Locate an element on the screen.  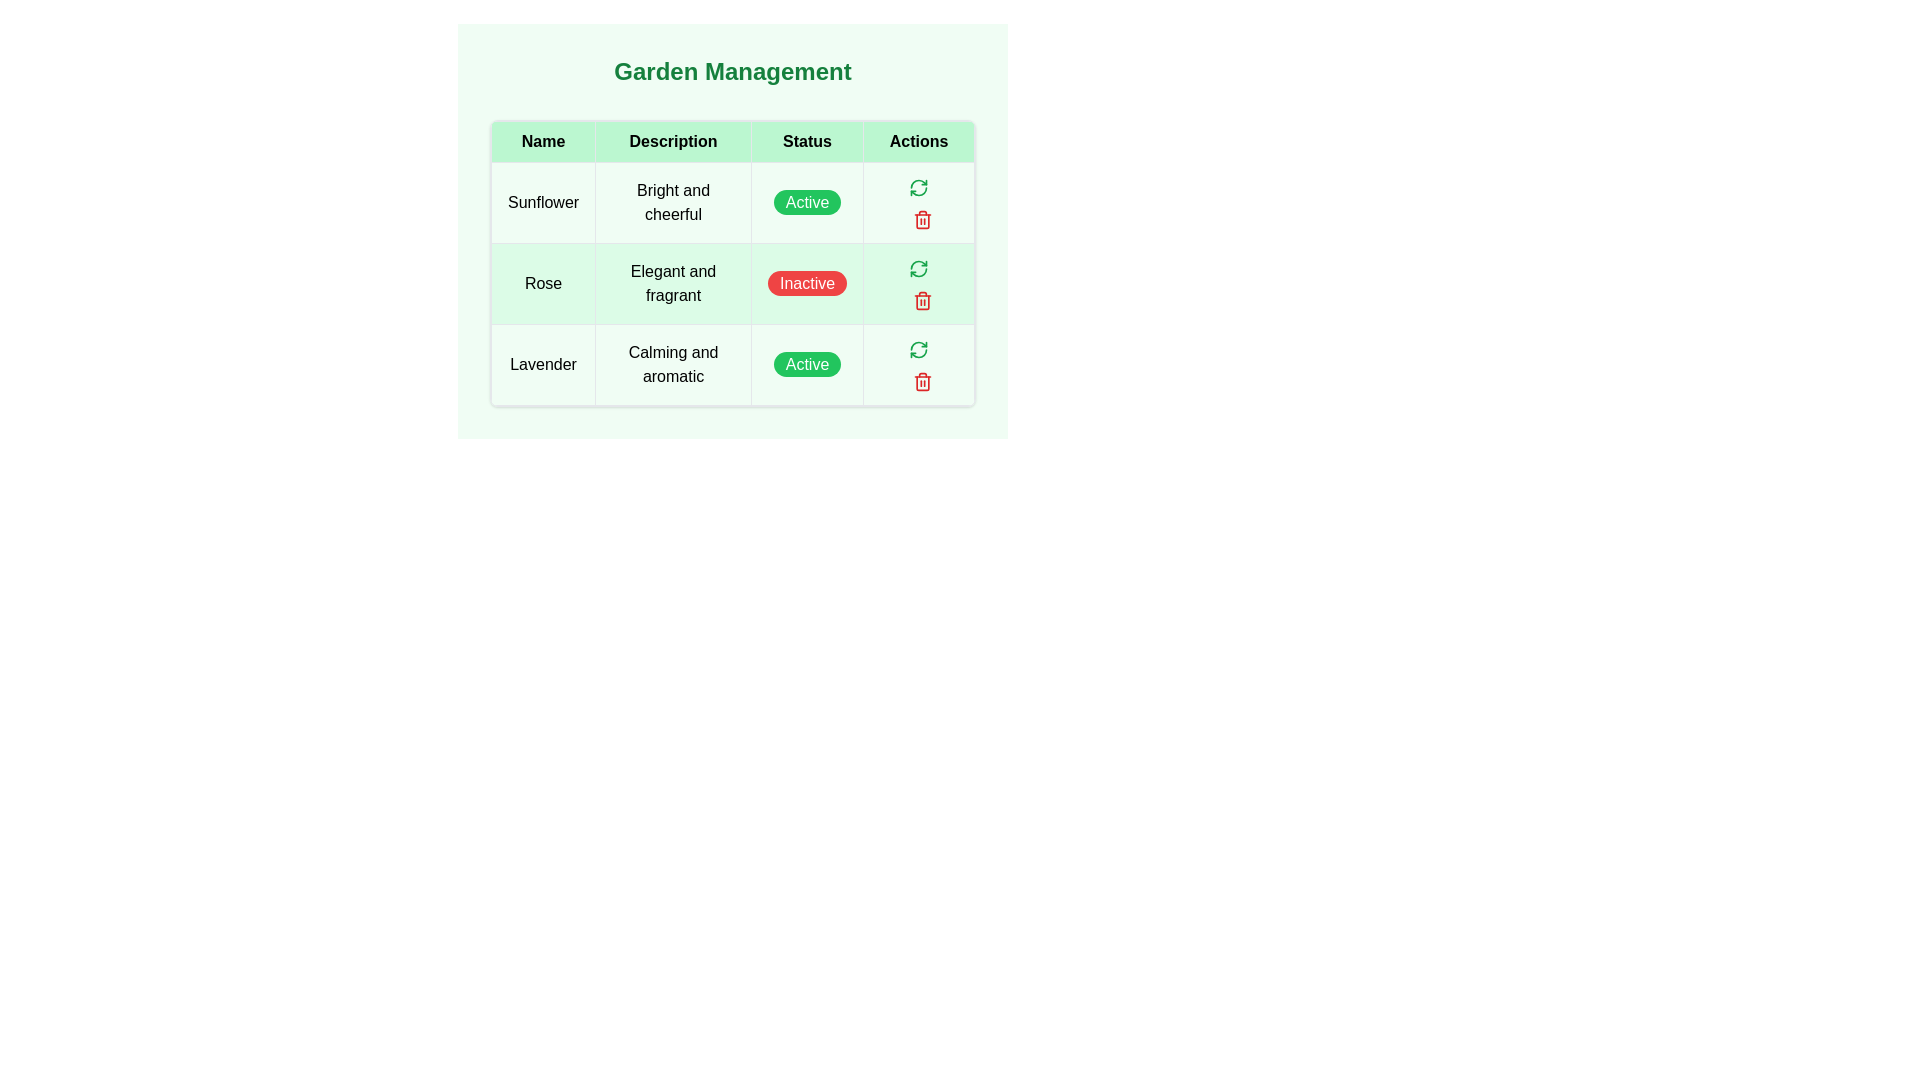
text in the table cell displaying the name of the plant 'Lavender', located in the first column of the third row is located at coordinates (543, 365).